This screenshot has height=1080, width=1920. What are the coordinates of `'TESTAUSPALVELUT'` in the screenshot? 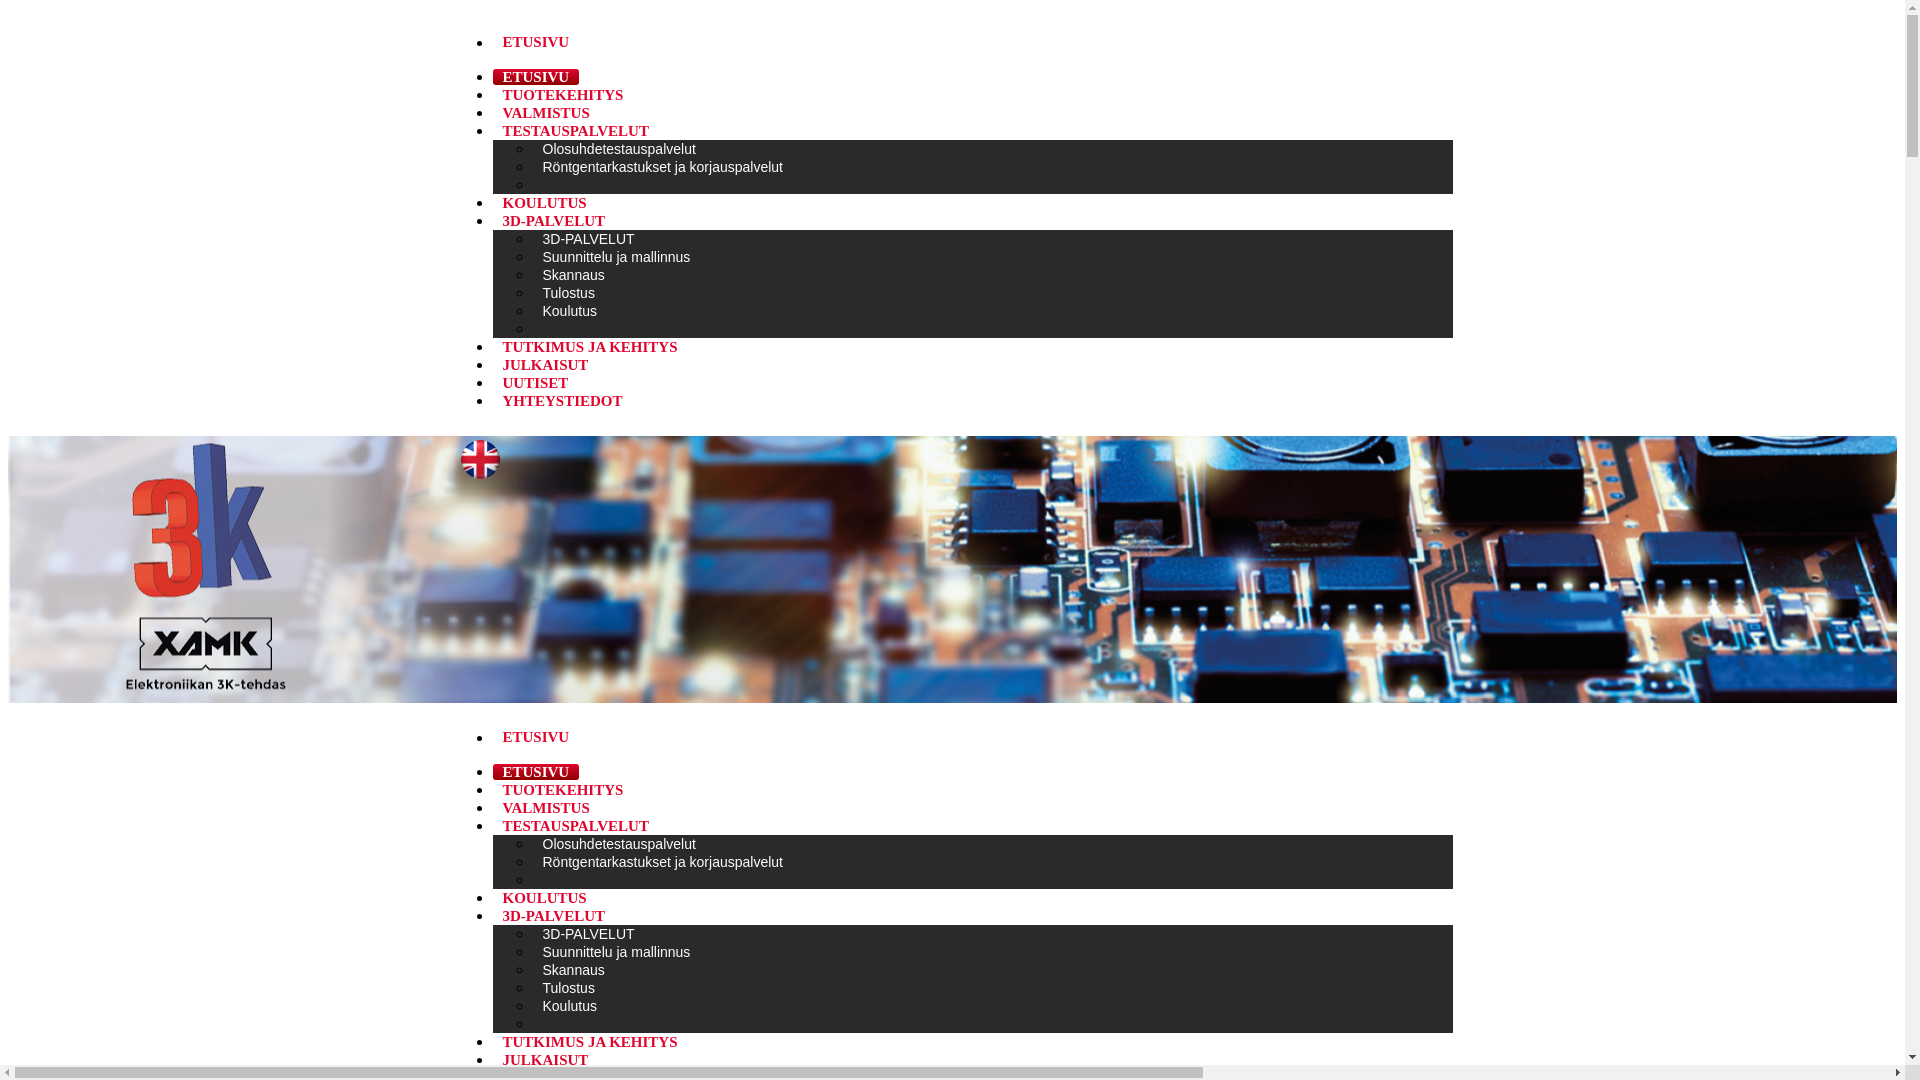 It's located at (574, 825).